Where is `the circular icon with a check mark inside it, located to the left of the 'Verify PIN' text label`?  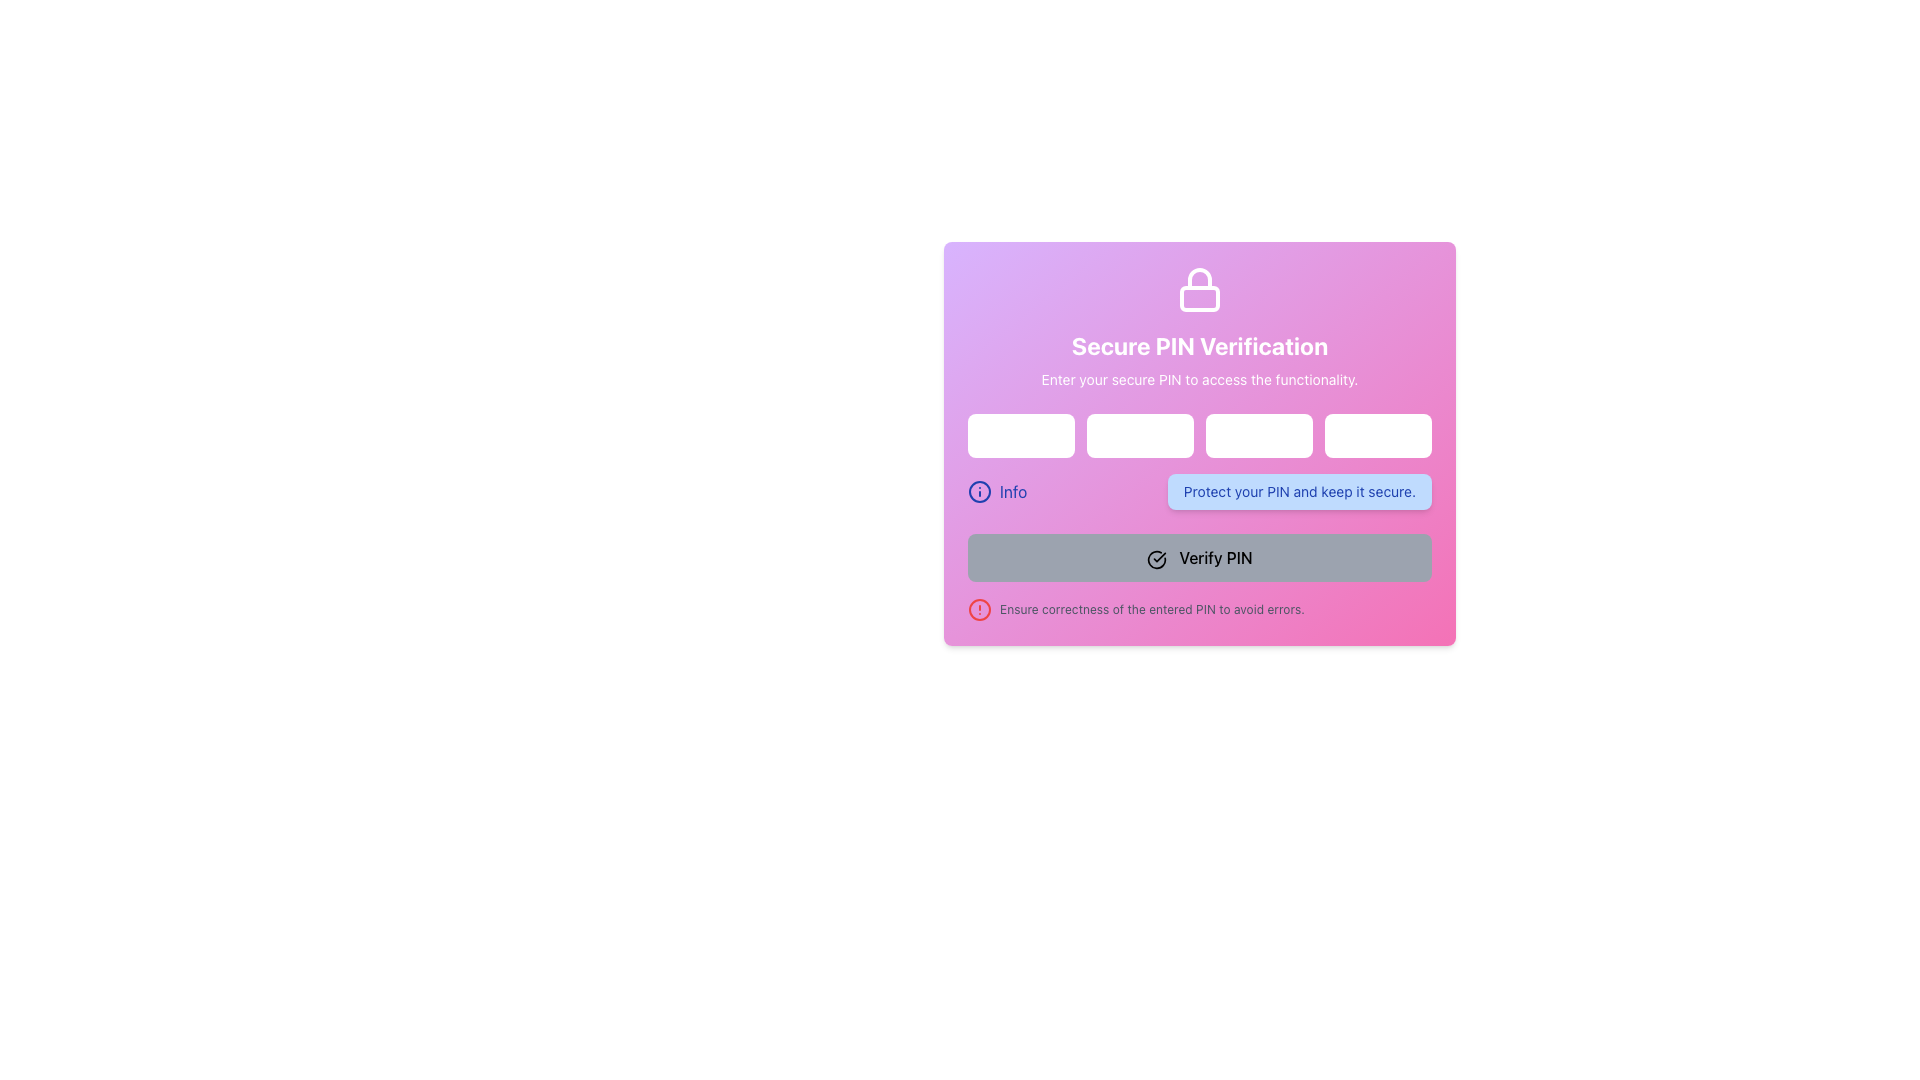 the circular icon with a check mark inside it, located to the left of the 'Verify PIN' text label is located at coordinates (1157, 559).